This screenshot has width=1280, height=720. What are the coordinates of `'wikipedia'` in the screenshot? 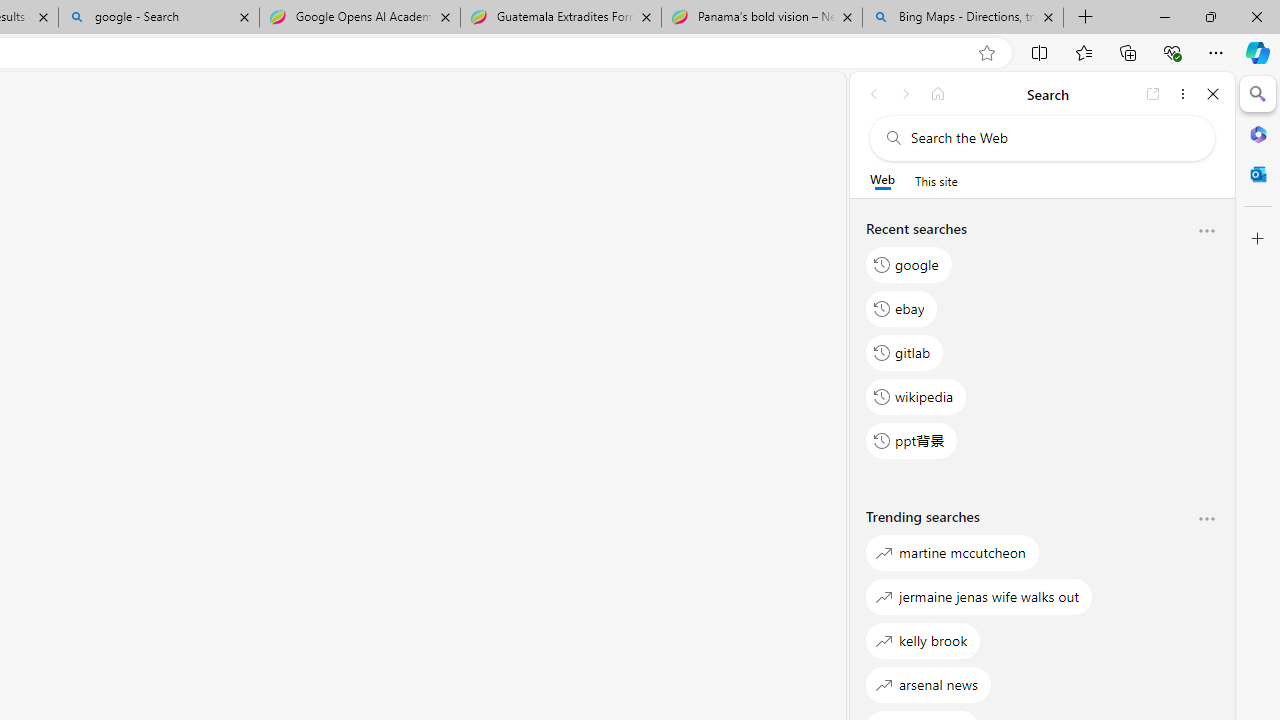 It's located at (915, 396).